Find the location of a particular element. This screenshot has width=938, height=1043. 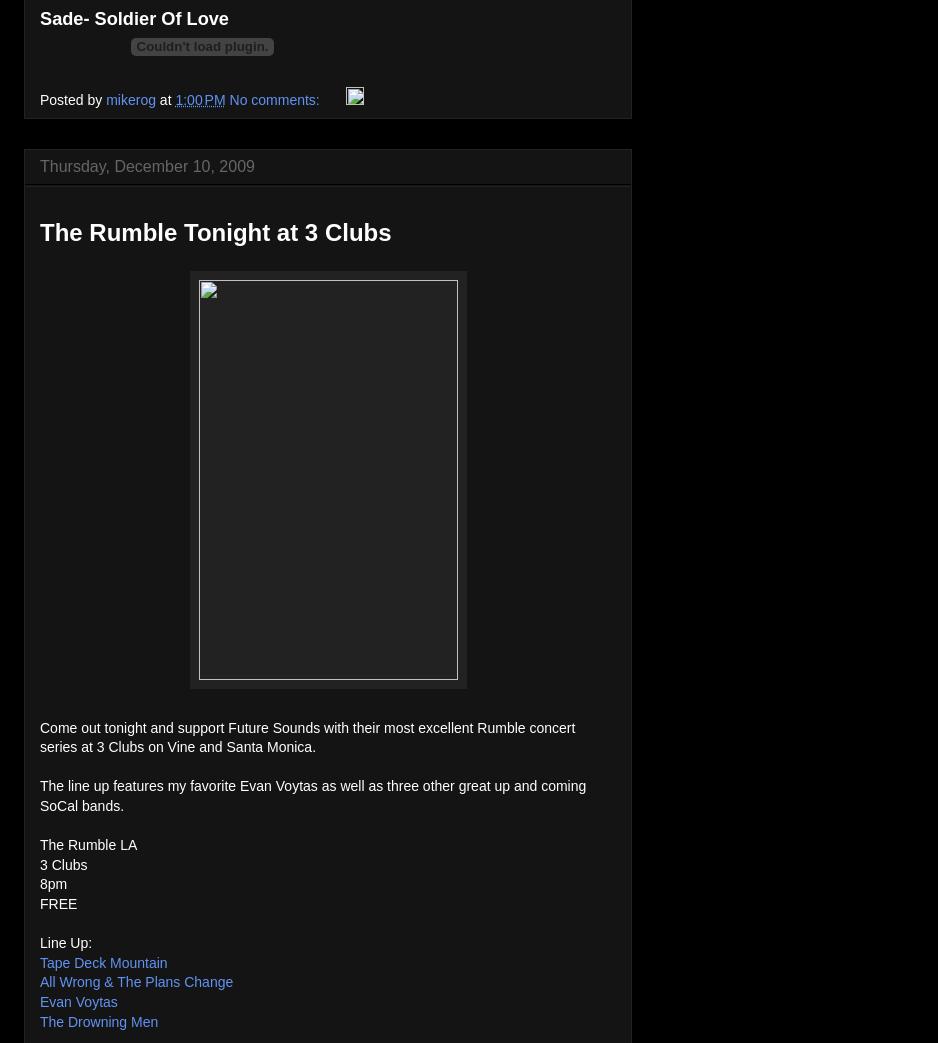

'FREE' is located at coordinates (57, 902).